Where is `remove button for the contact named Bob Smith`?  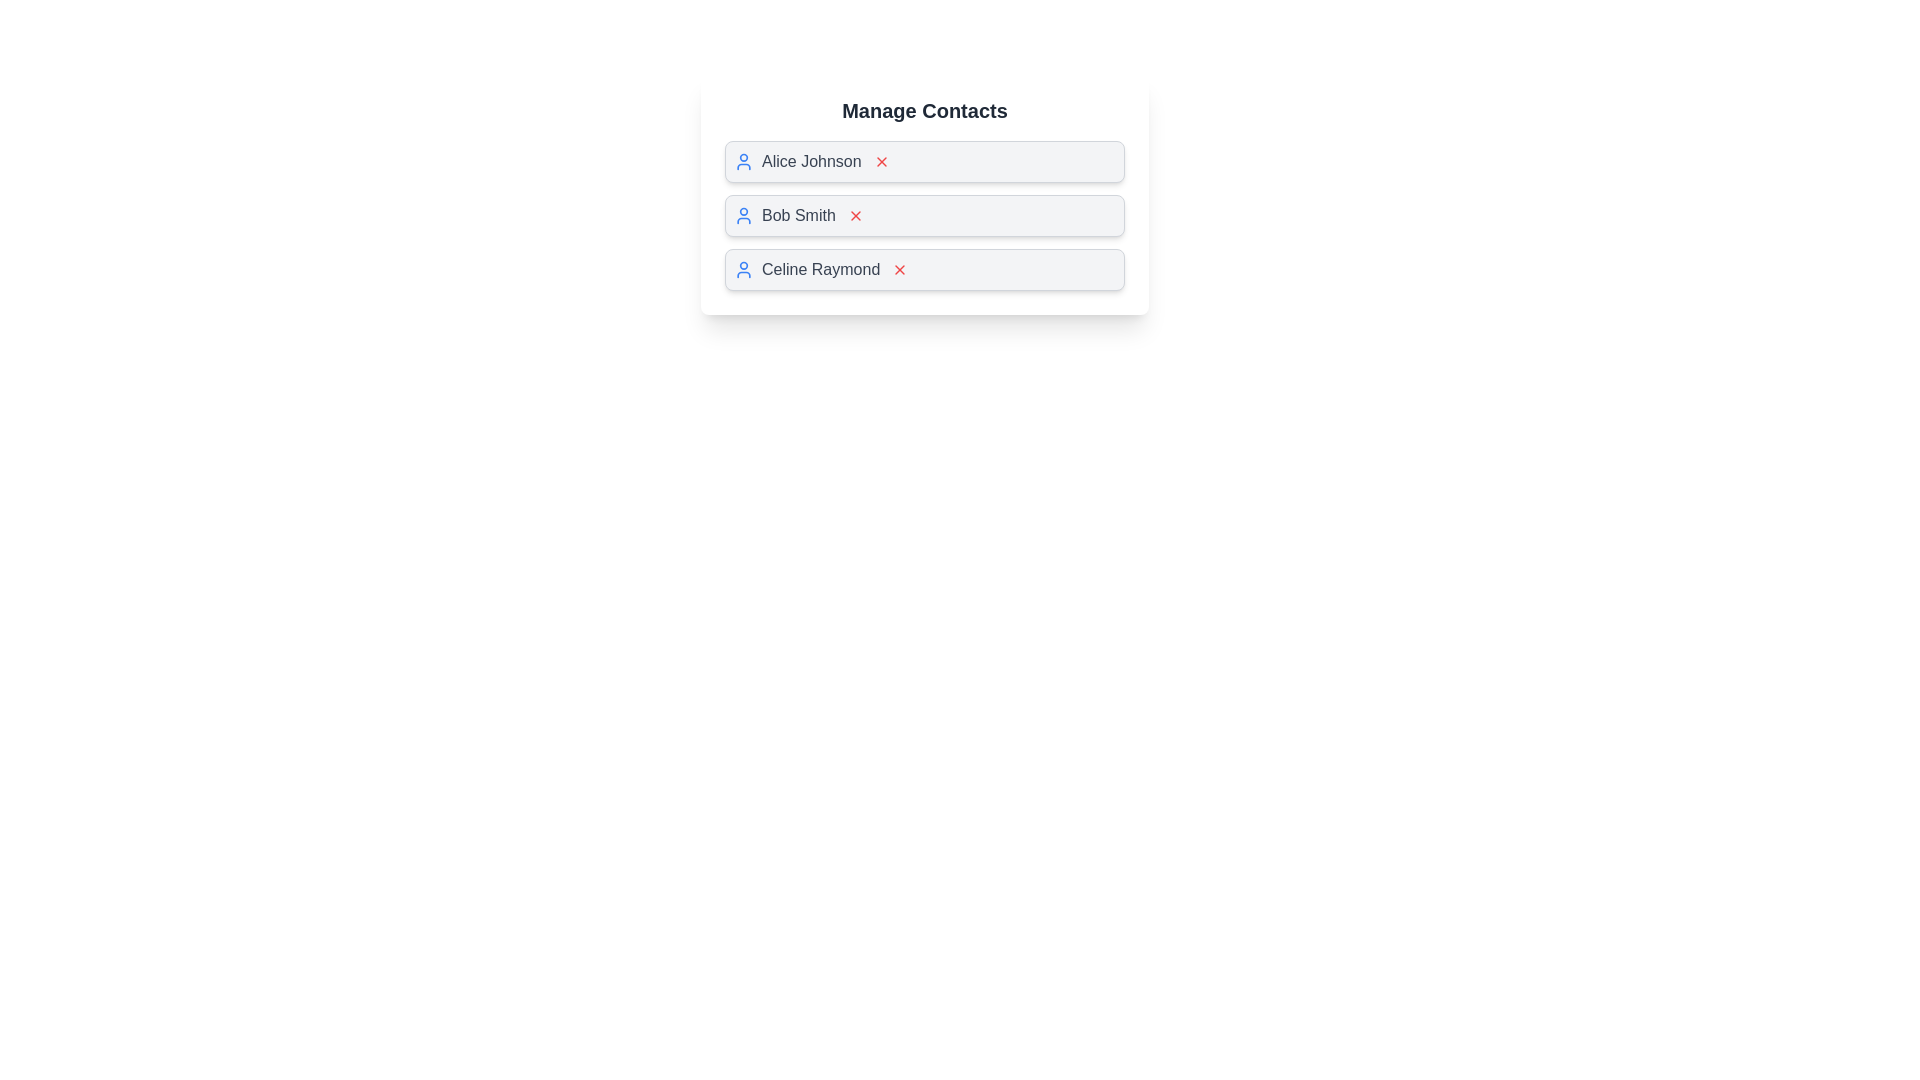
remove button for the contact named Bob Smith is located at coordinates (855, 216).